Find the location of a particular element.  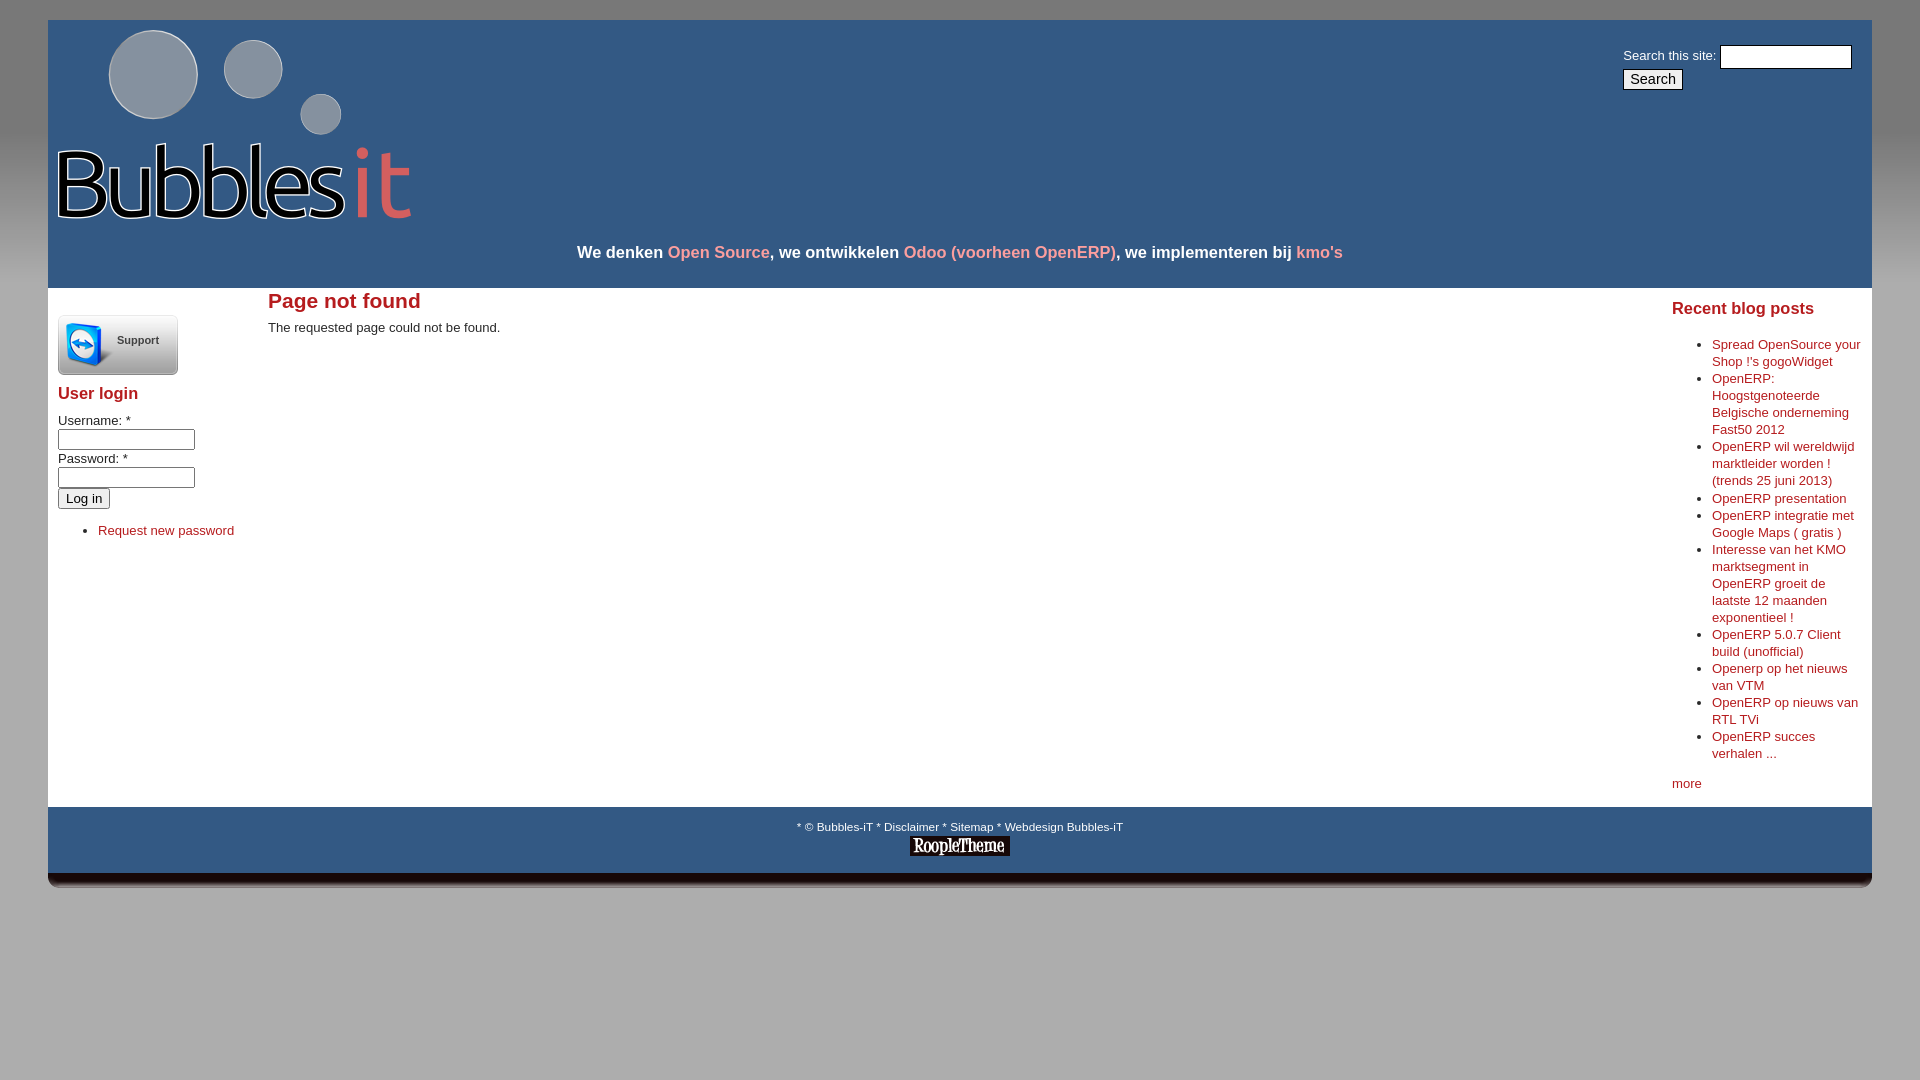

'RoopleTheme!' is located at coordinates (960, 852).